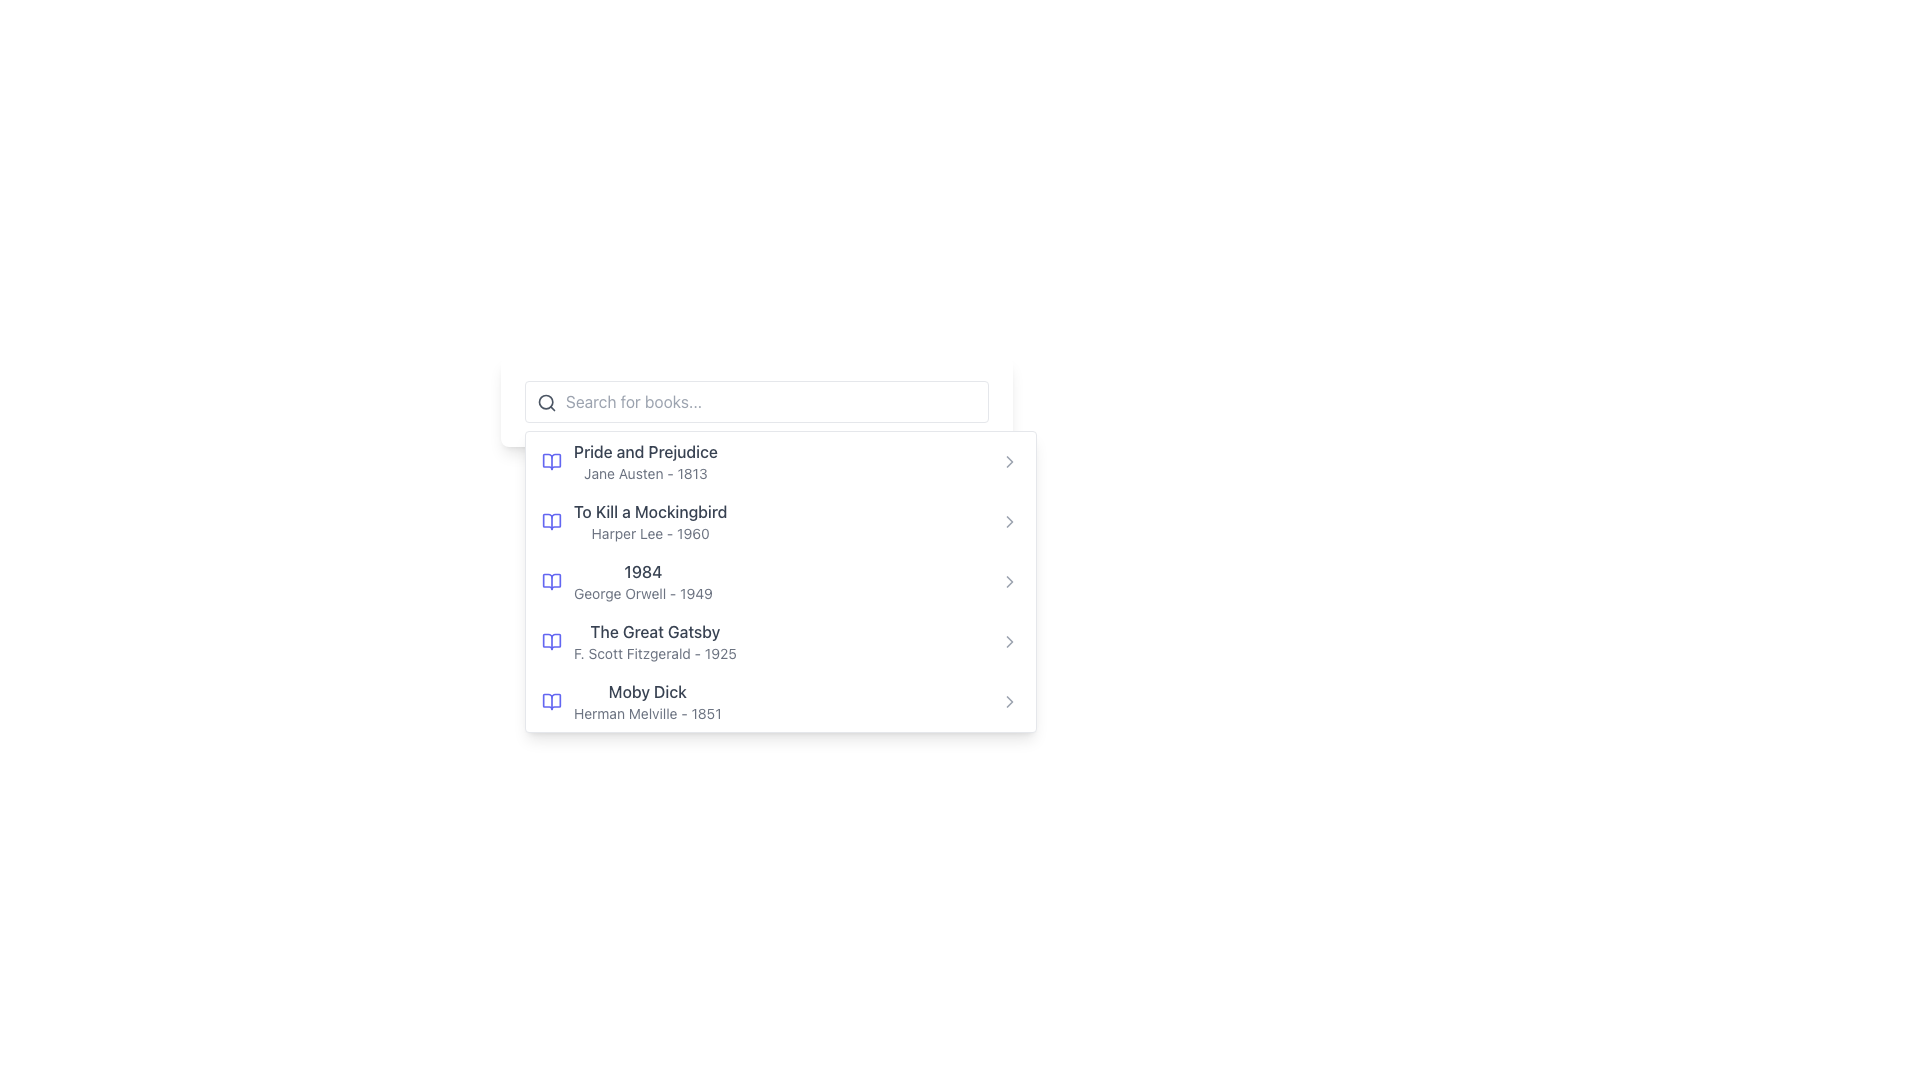  Describe the element at coordinates (633, 520) in the screenshot. I see `the second selectable book entry in the dropdown menu` at that location.